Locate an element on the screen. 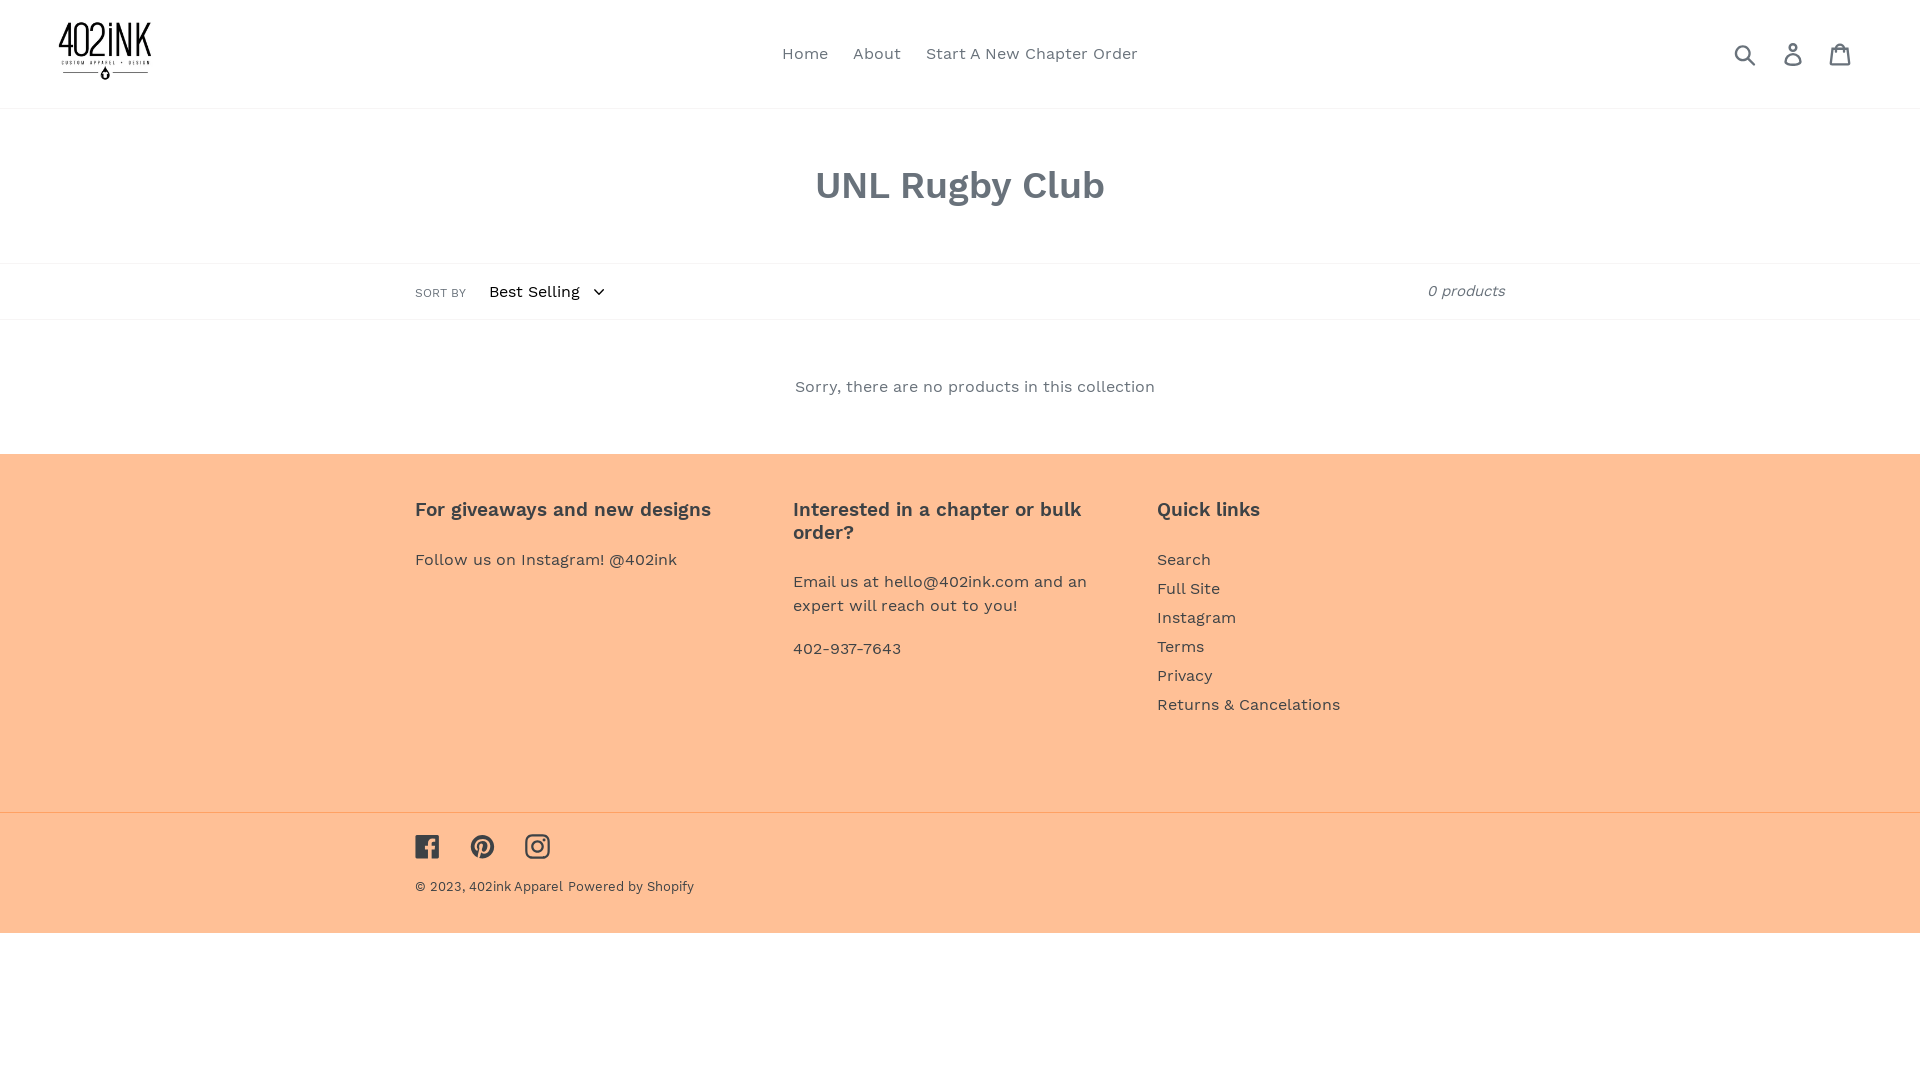  'Terms' is located at coordinates (1180, 646).